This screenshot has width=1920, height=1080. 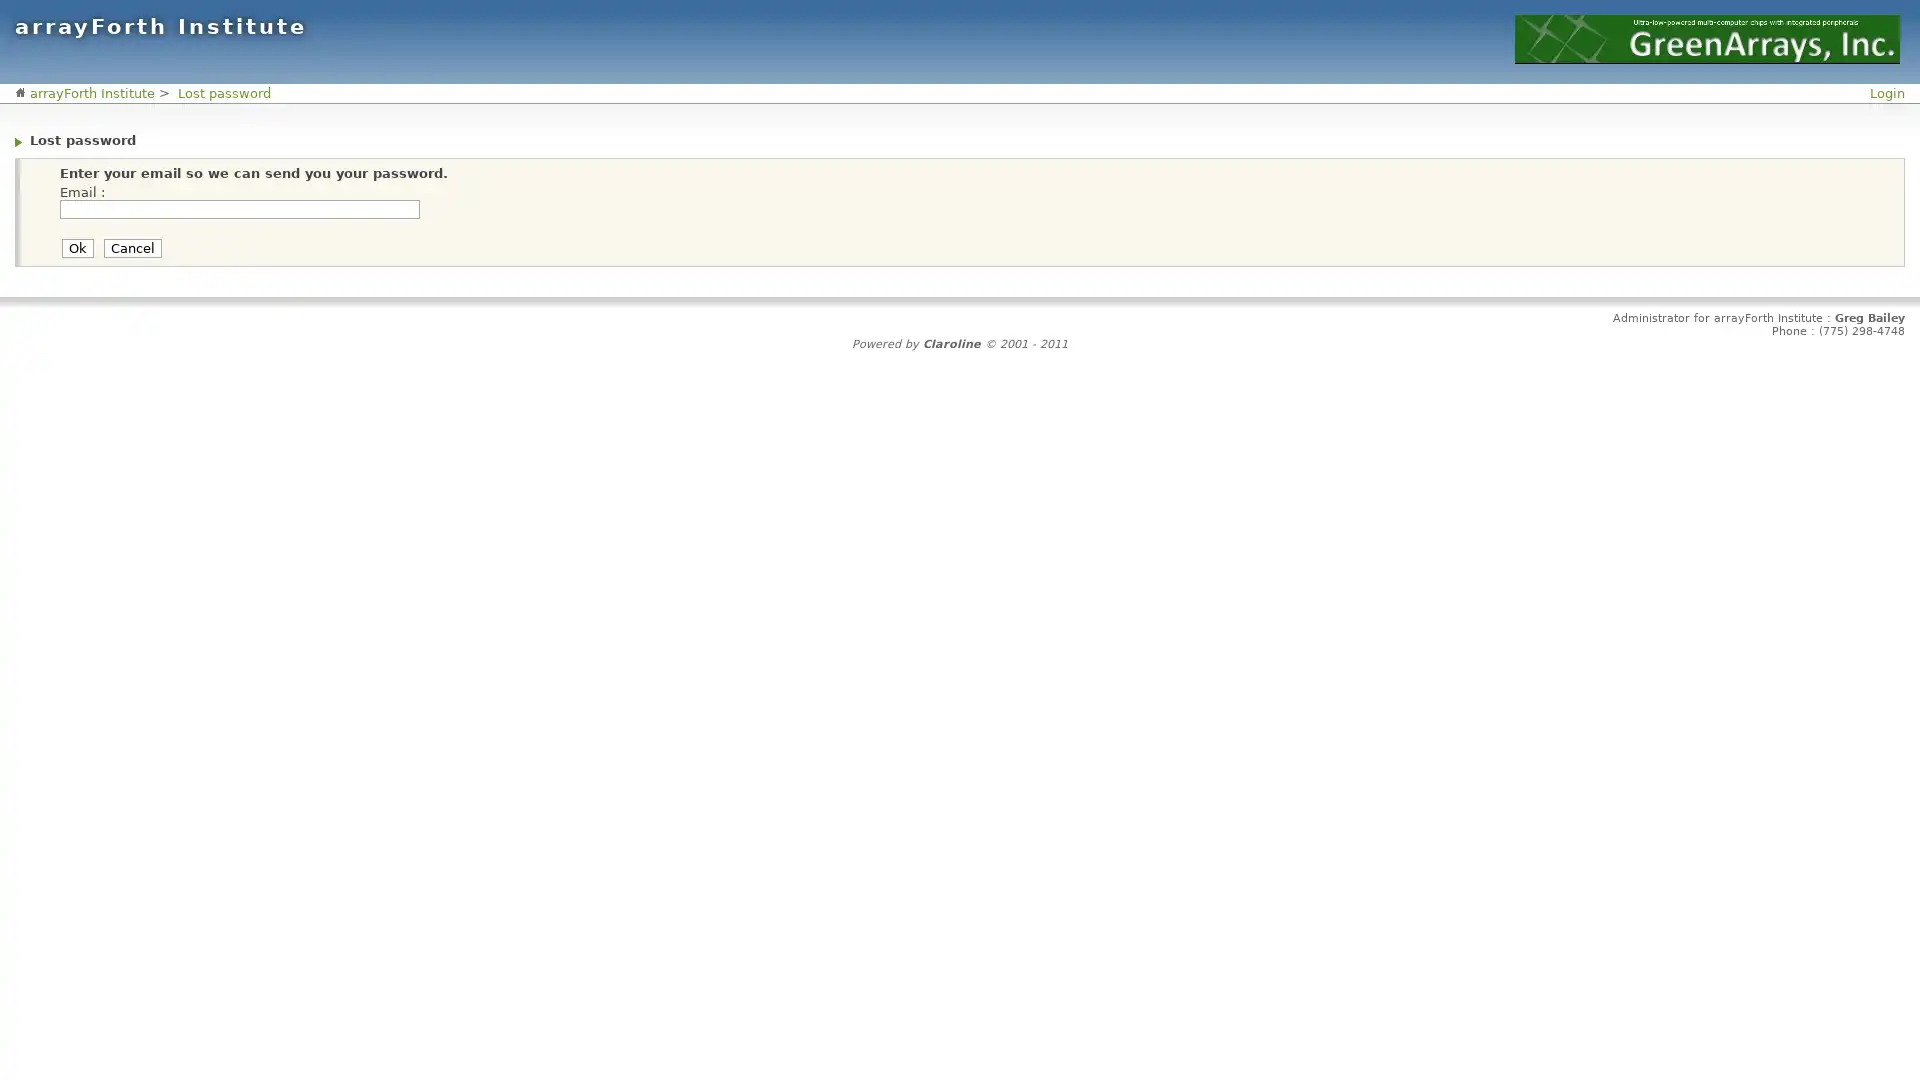 What do you see at coordinates (132, 247) in the screenshot?
I see `Cancel` at bounding box center [132, 247].